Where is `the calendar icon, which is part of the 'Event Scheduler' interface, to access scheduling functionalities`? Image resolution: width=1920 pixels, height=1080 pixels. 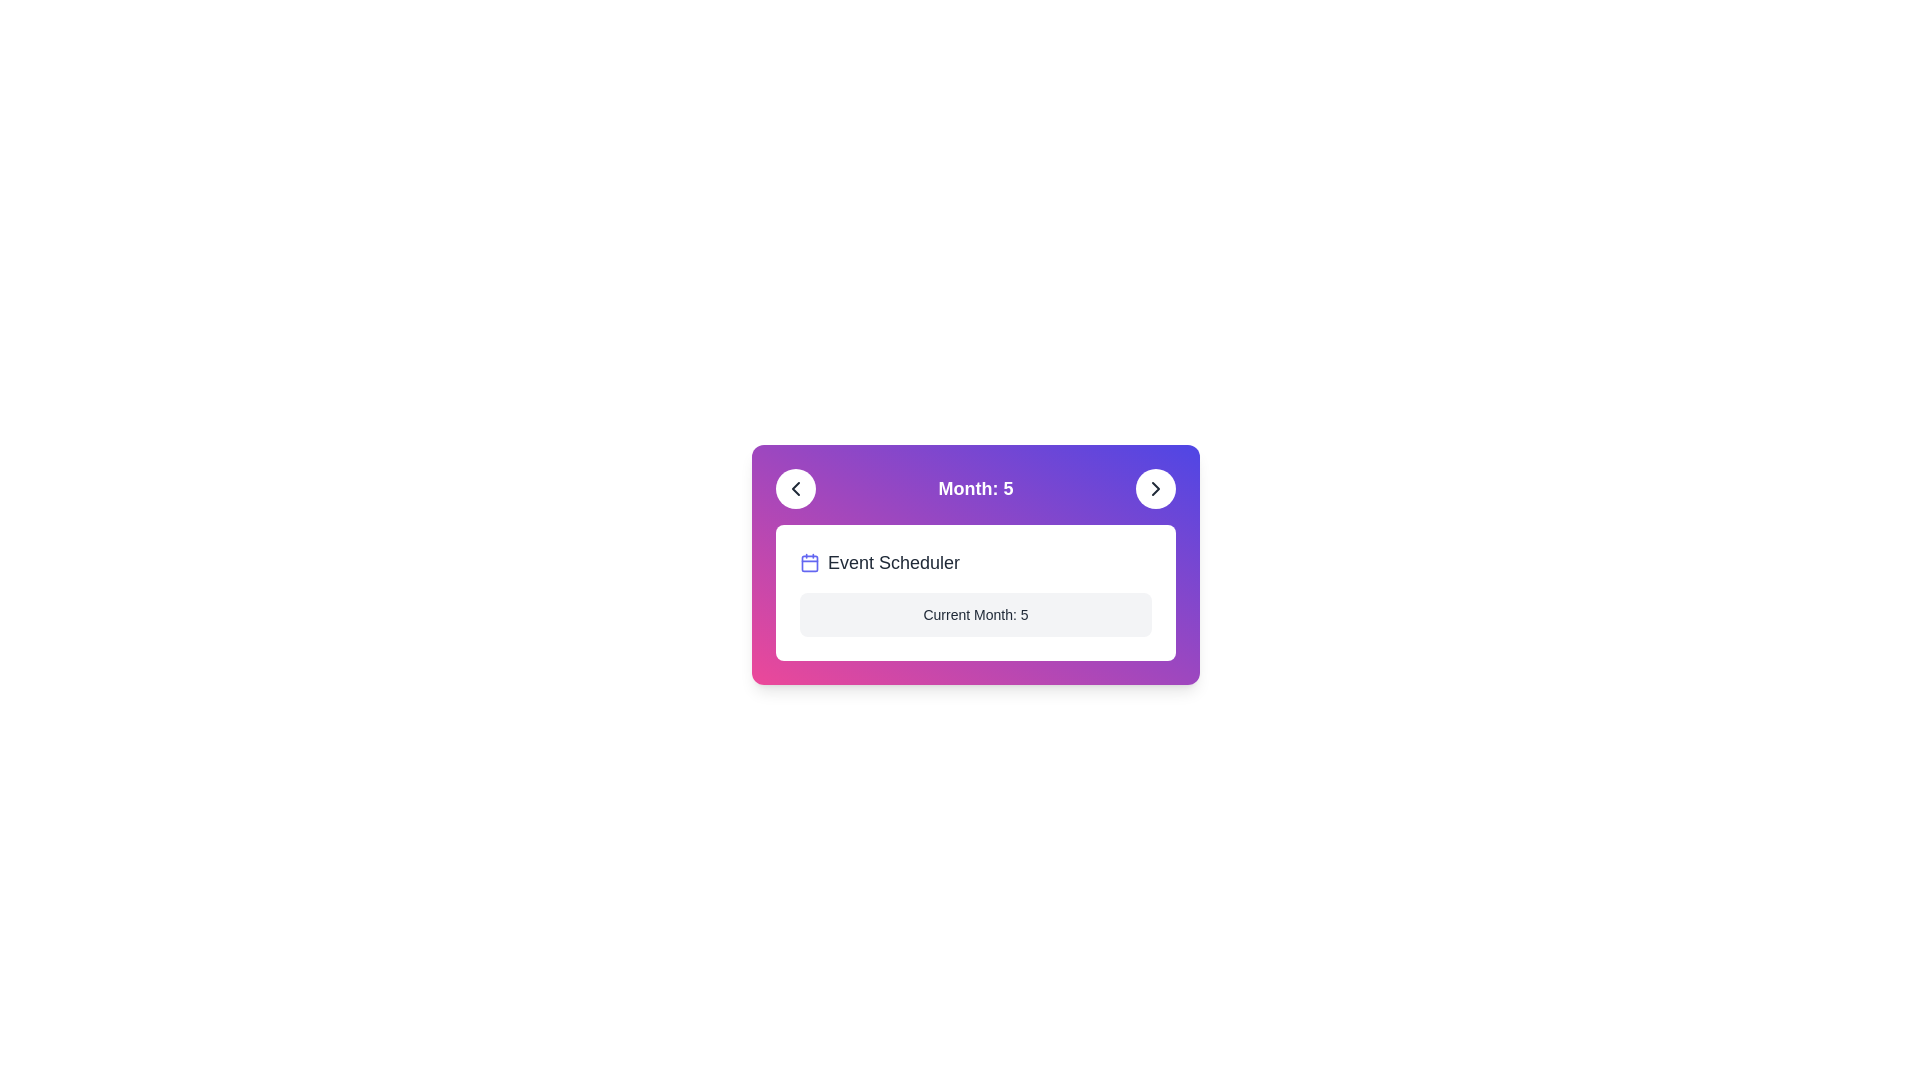 the calendar icon, which is part of the 'Event Scheduler' interface, to access scheduling functionalities is located at coordinates (810, 563).